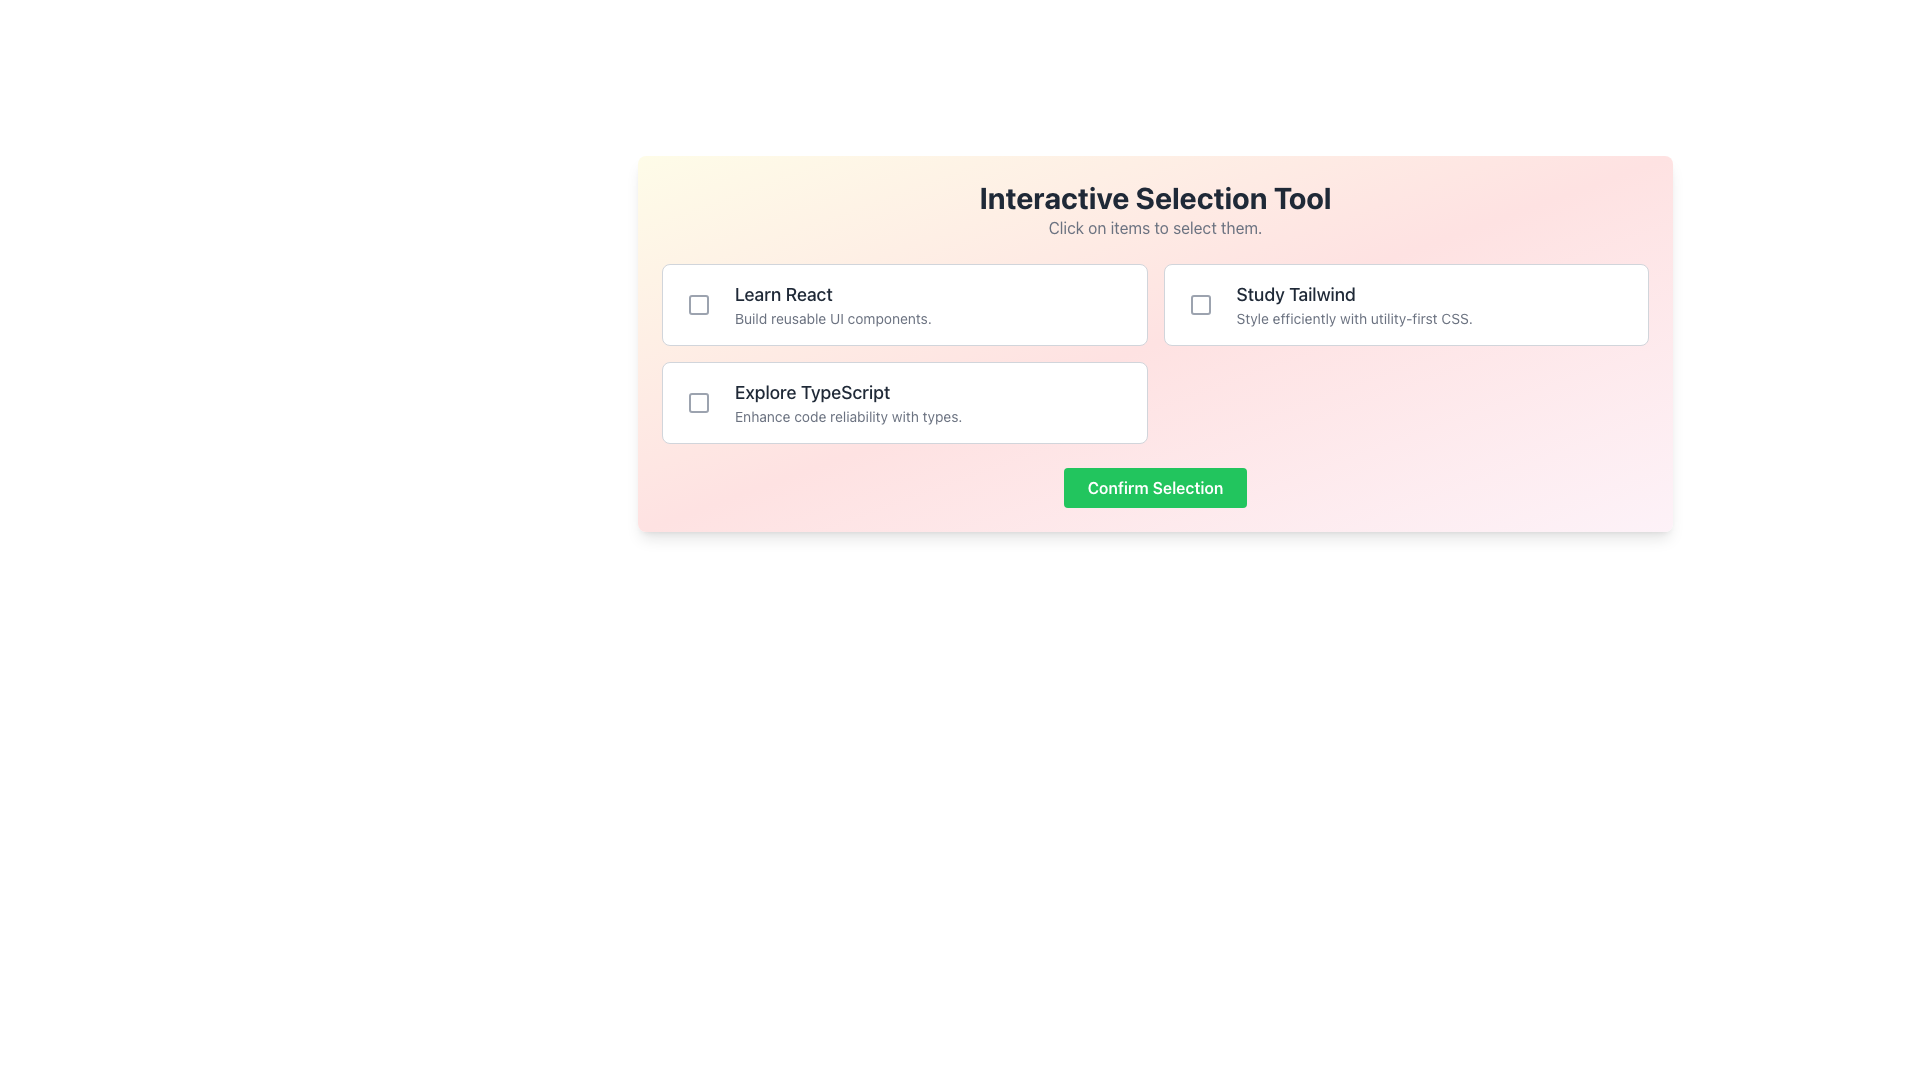 Image resolution: width=1920 pixels, height=1080 pixels. What do you see at coordinates (699, 402) in the screenshot?
I see `the square-shaped icon with rounded corners inside the 'Explore TypeScript' checkbox` at bounding box center [699, 402].